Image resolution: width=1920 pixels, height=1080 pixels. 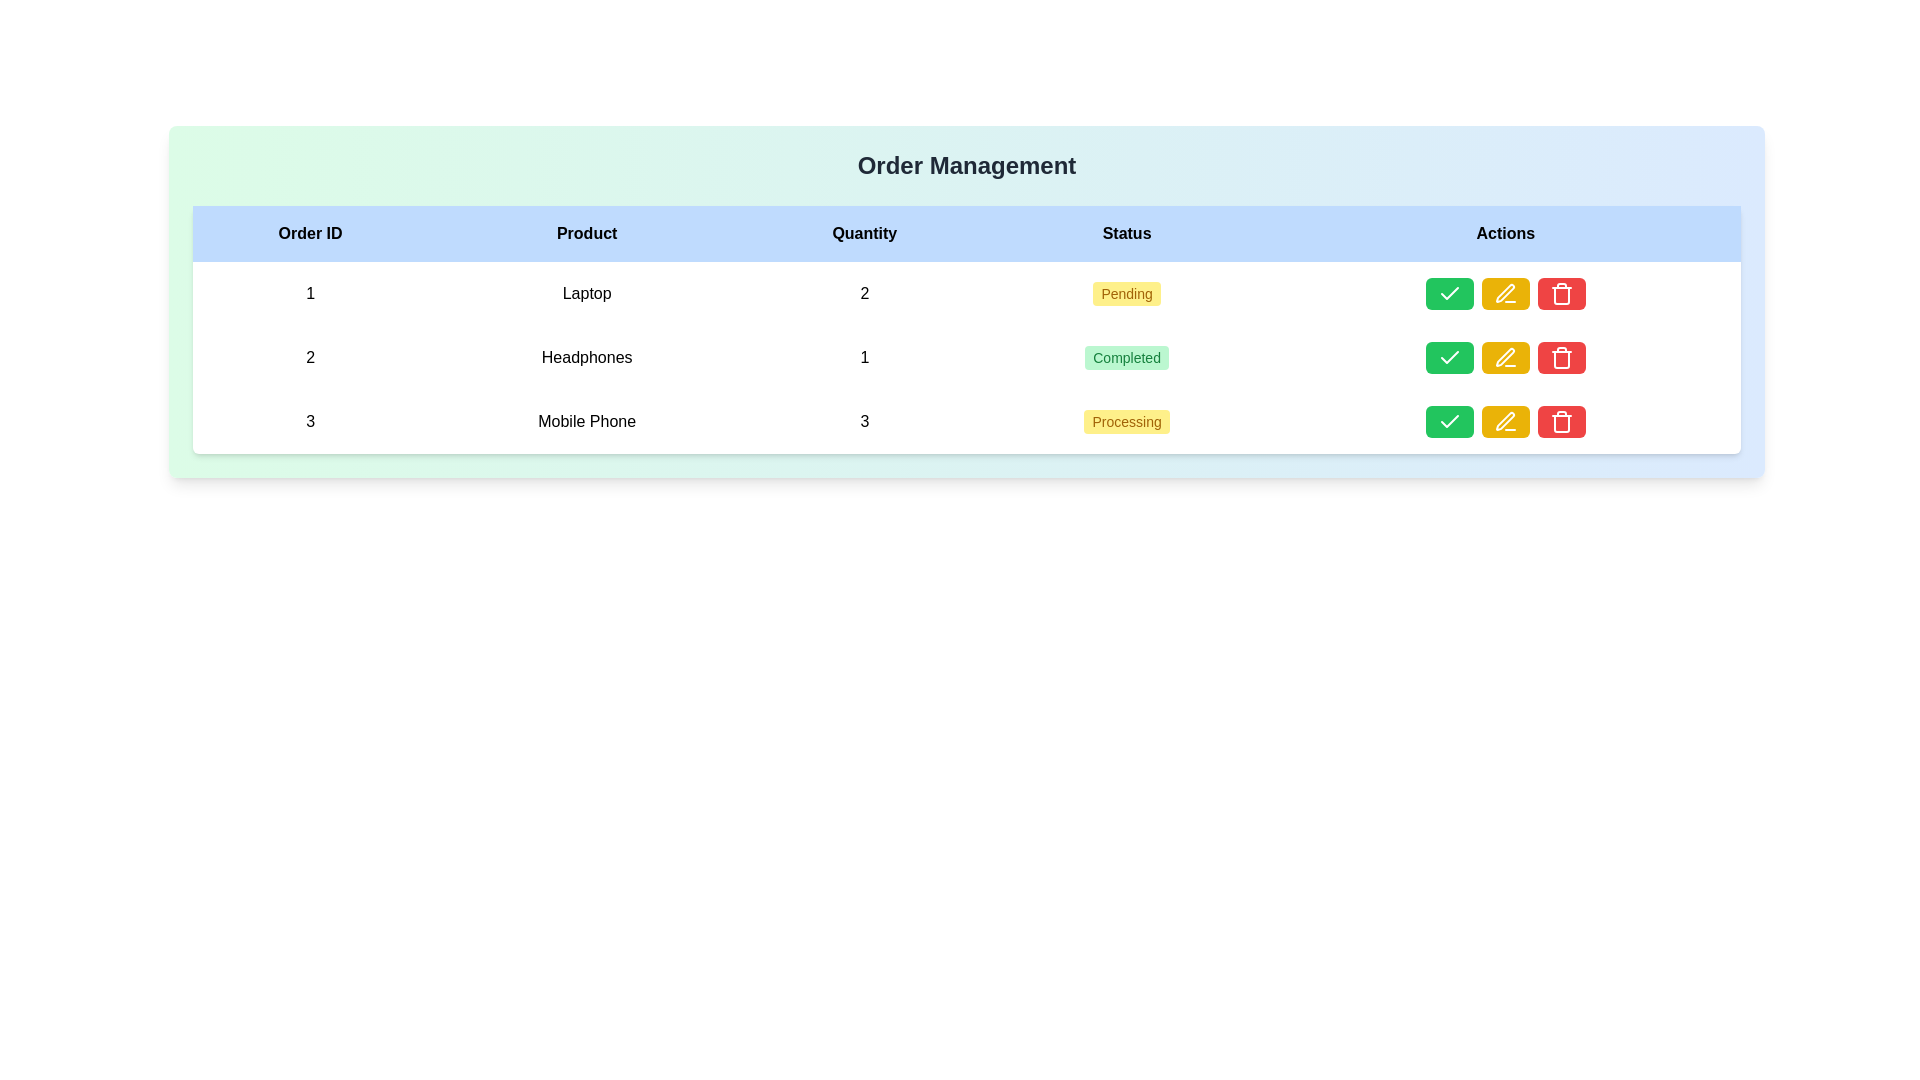 What do you see at coordinates (1505, 356) in the screenshot?
I see `the yellow pen icon in the 'Actions' column of the second row` at bounding box center [1505, 356].